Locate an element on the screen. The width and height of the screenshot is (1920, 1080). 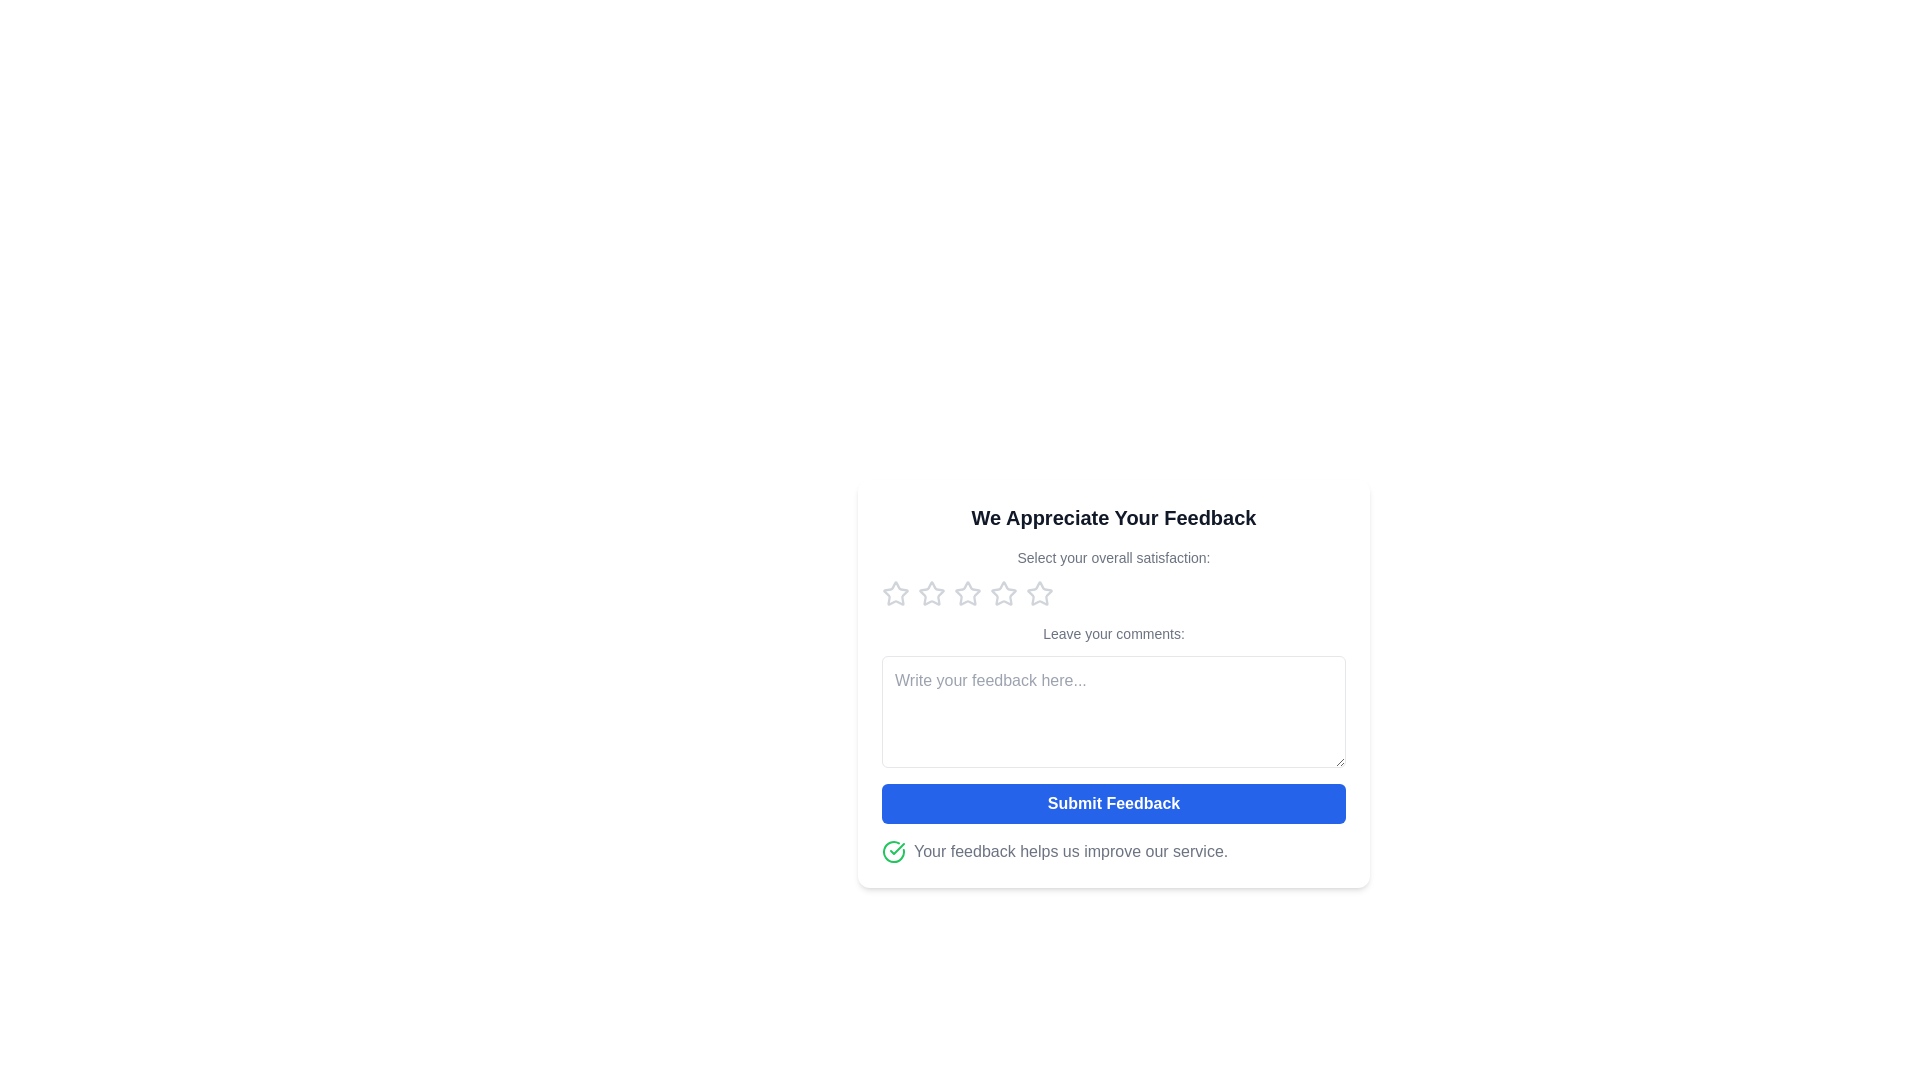
the second star icon in the rating row, positioned under the text 'Select your overall satisfaction' is located at coordinates (968, 592).